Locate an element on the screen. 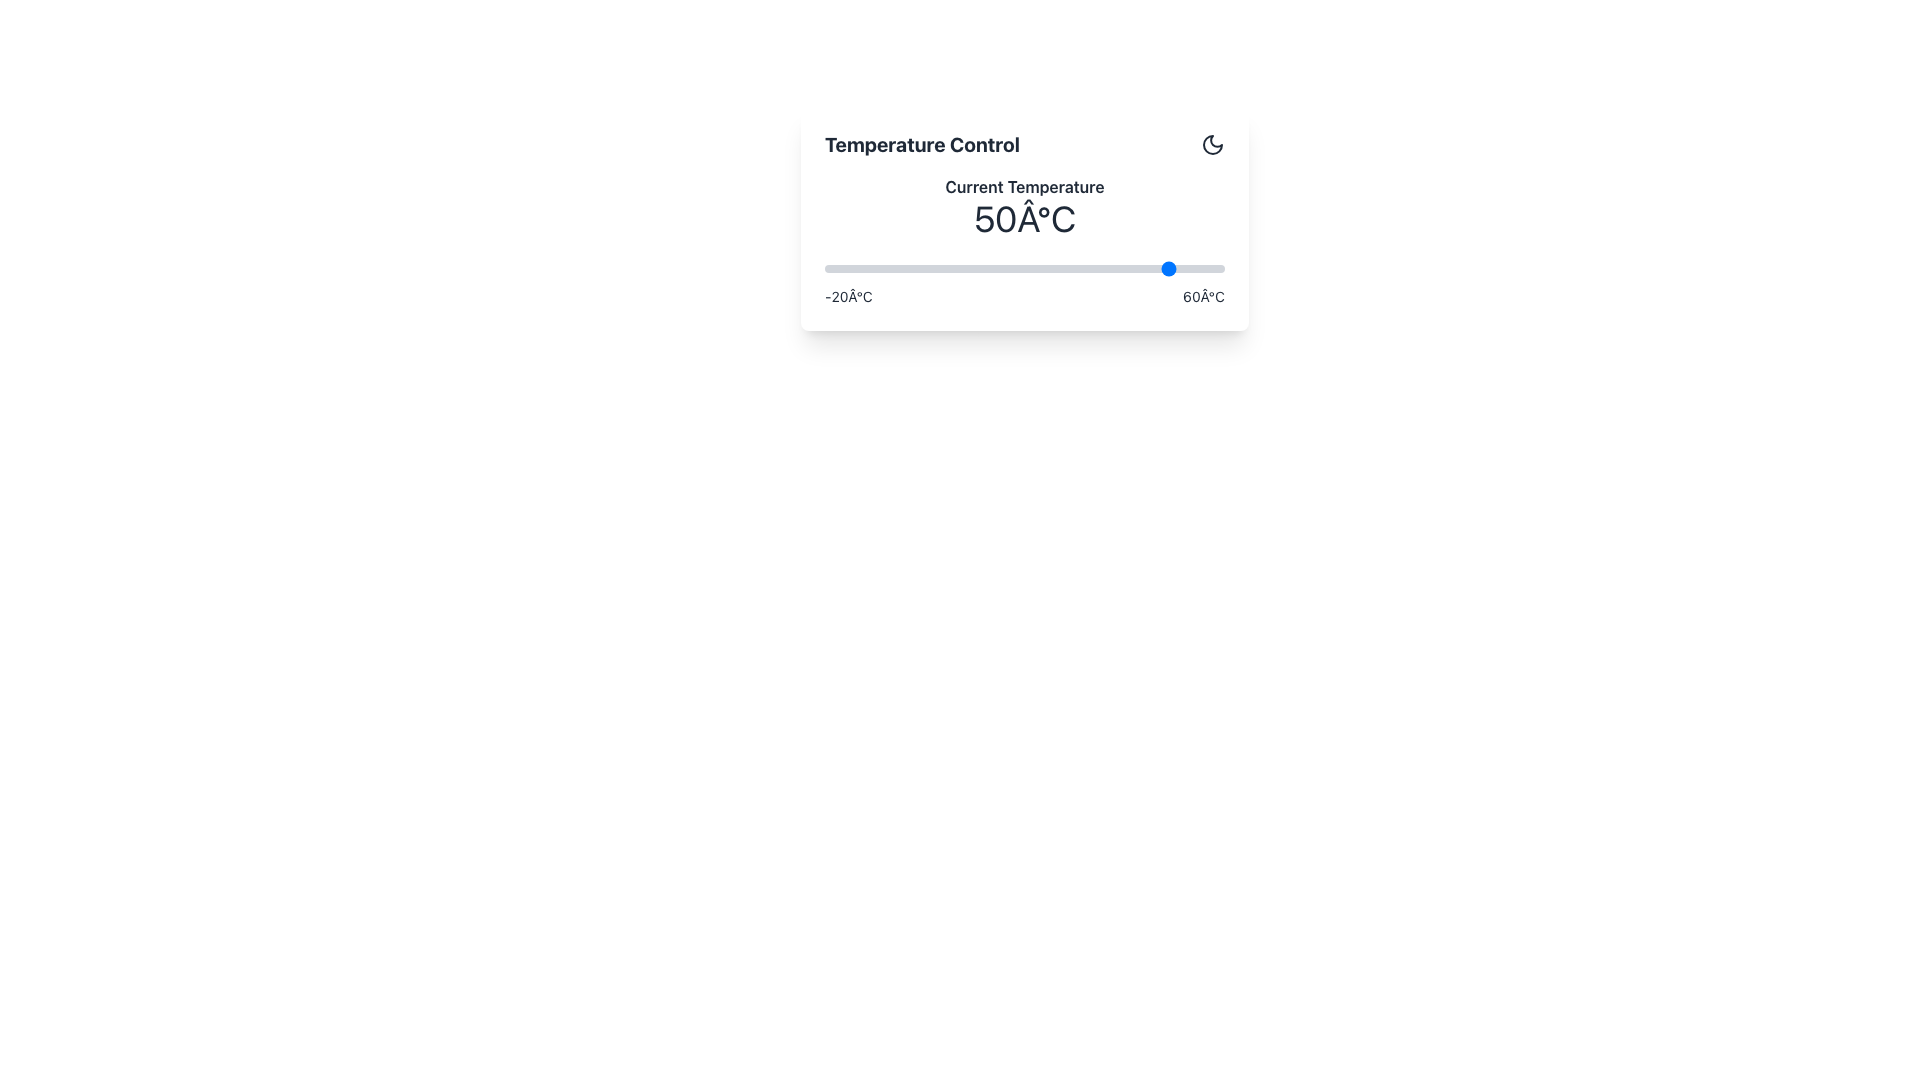 This screenshot has height=1080, width=1920. the temperature is located at coordinates (914, 268).